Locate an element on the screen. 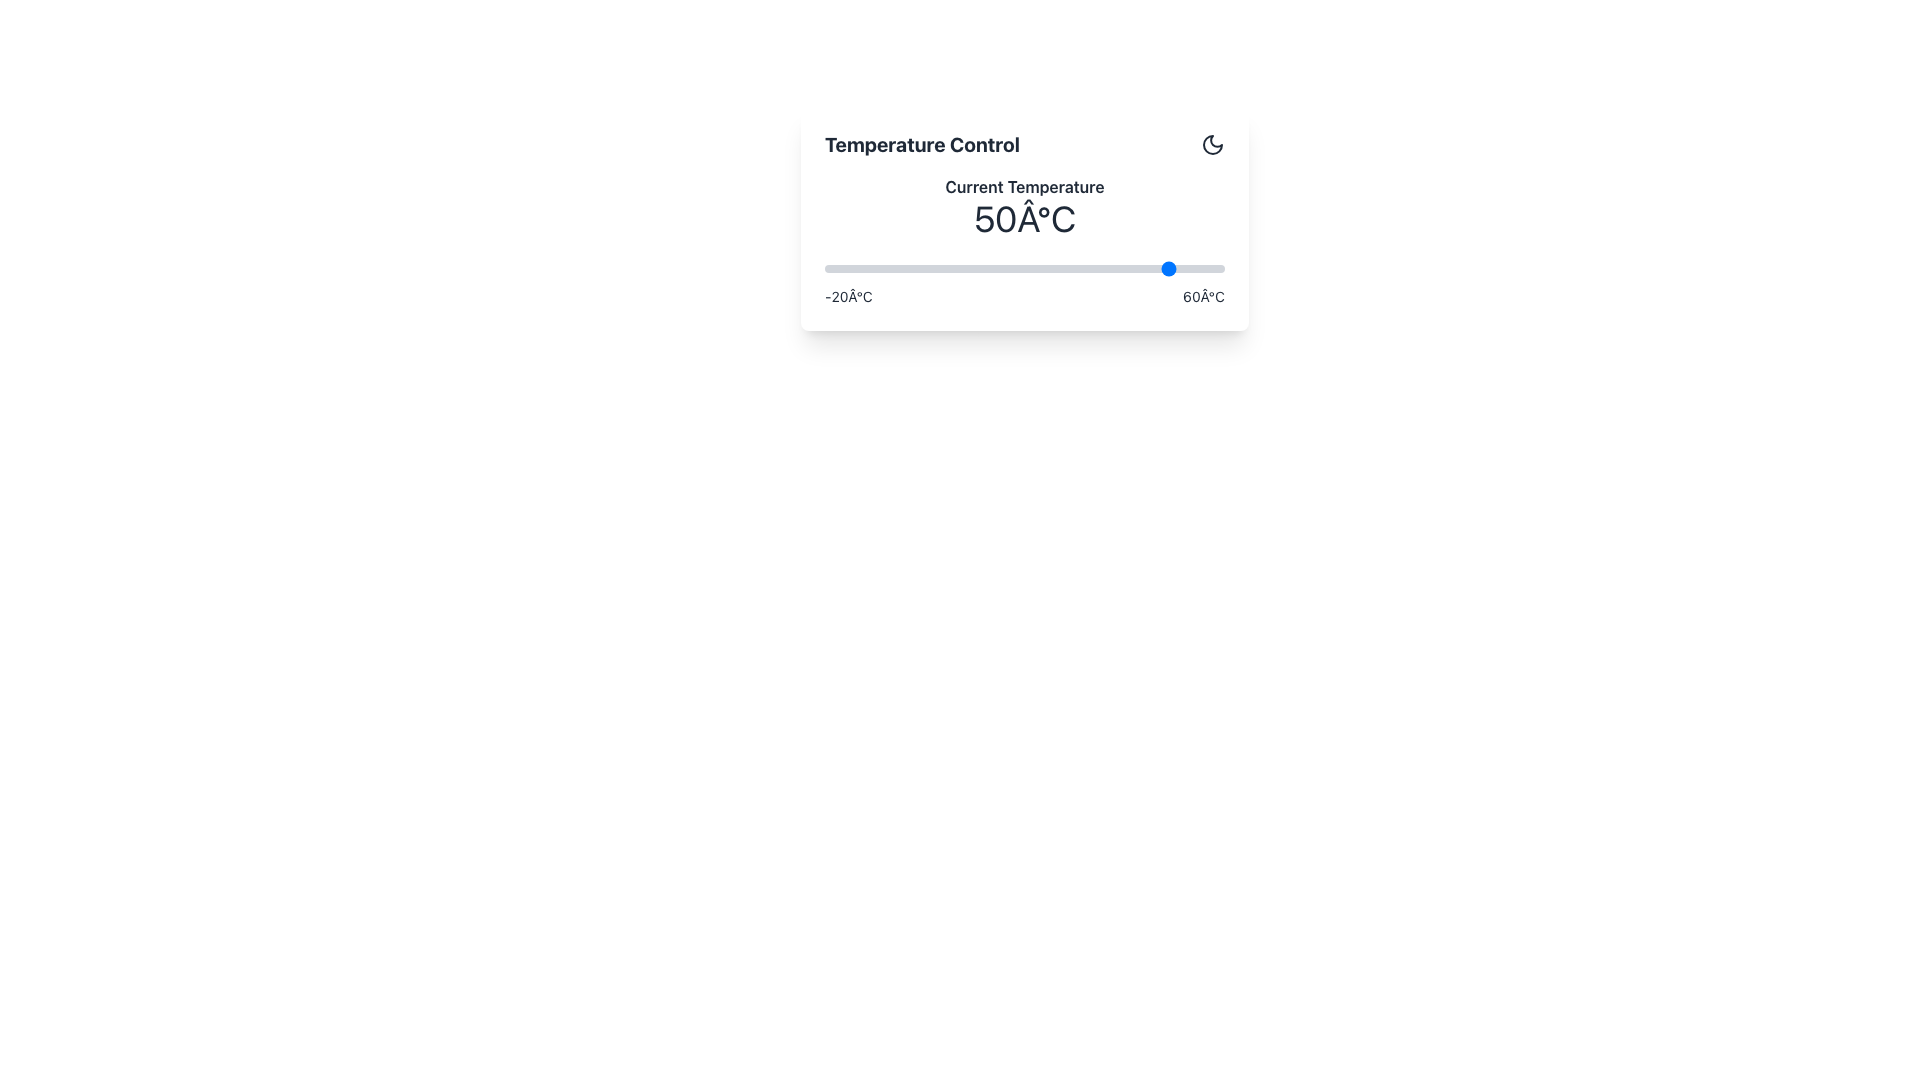 This screenshot has height=1080, width=1920. the temperature is located at coordinates (914, 268).